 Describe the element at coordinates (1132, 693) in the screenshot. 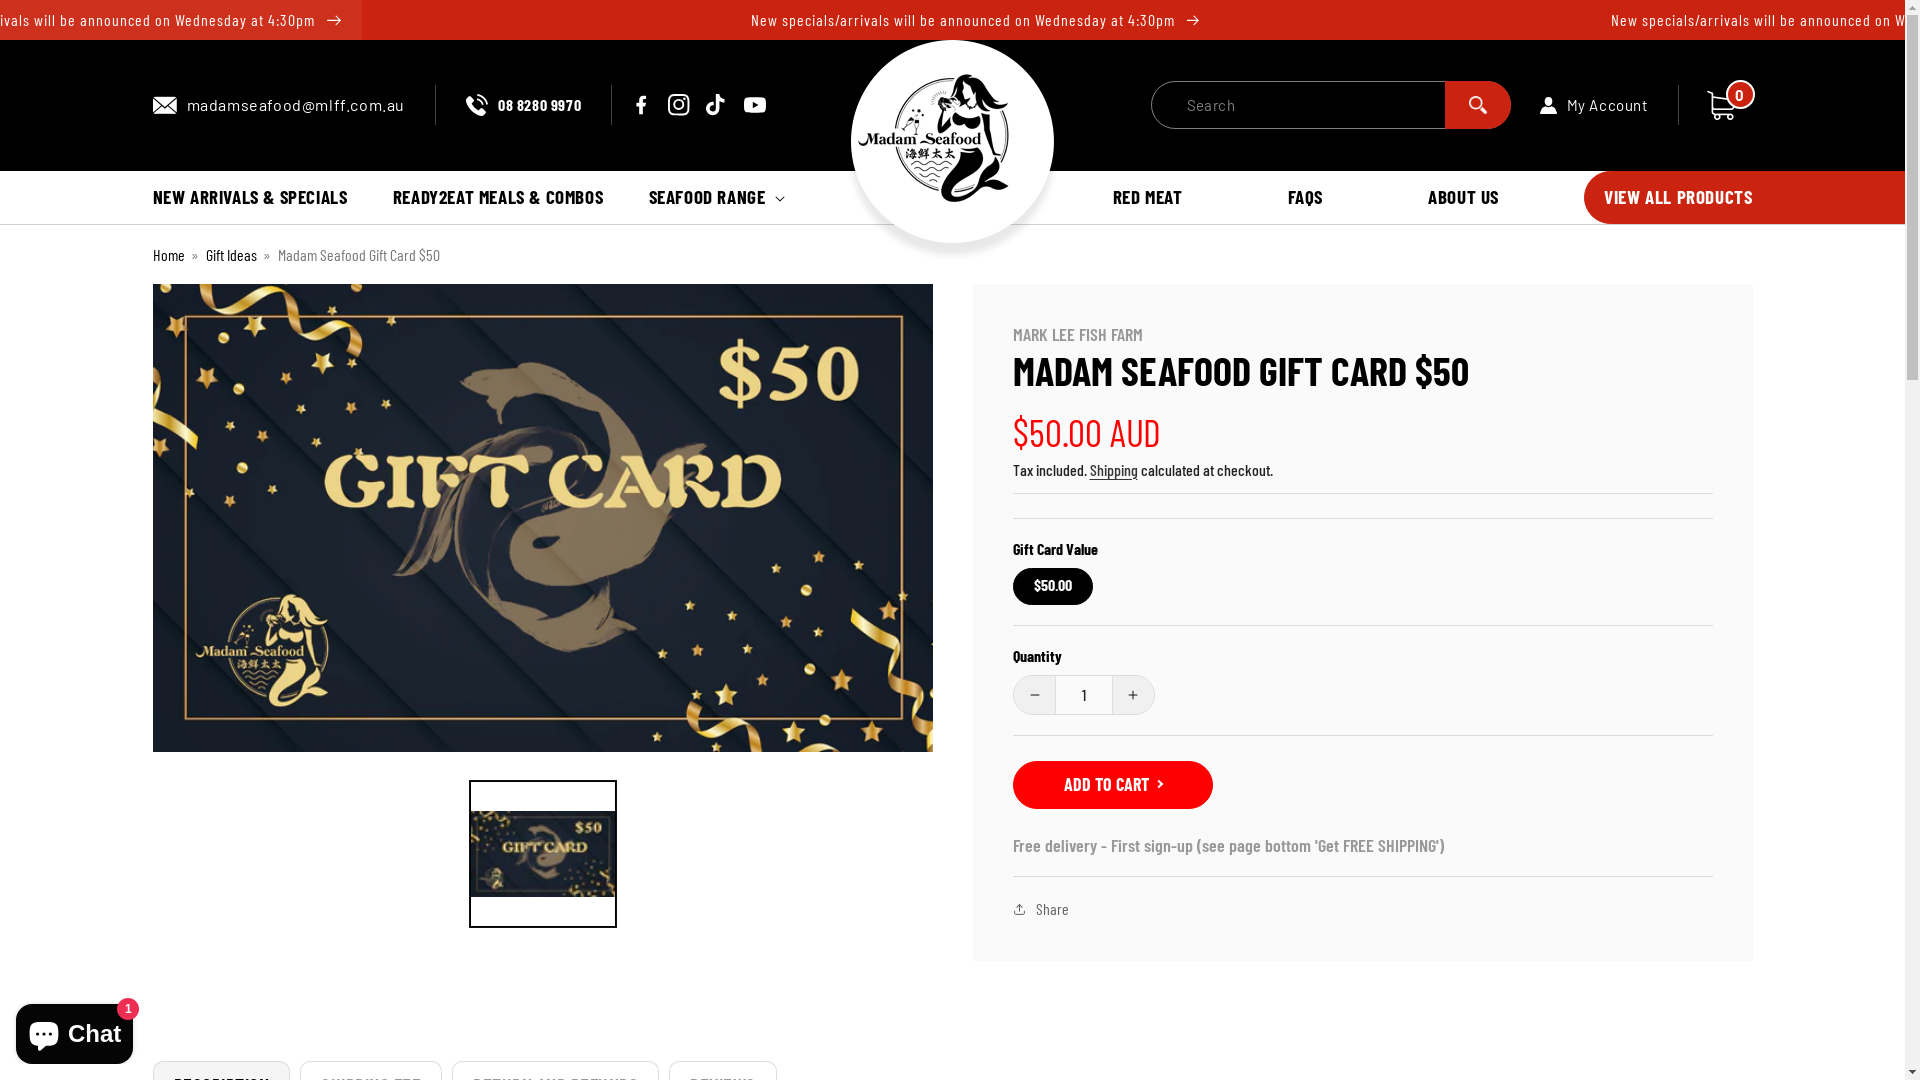

I see `'Increase quantity for Madam Seafood Gift Card $50'` at that location.